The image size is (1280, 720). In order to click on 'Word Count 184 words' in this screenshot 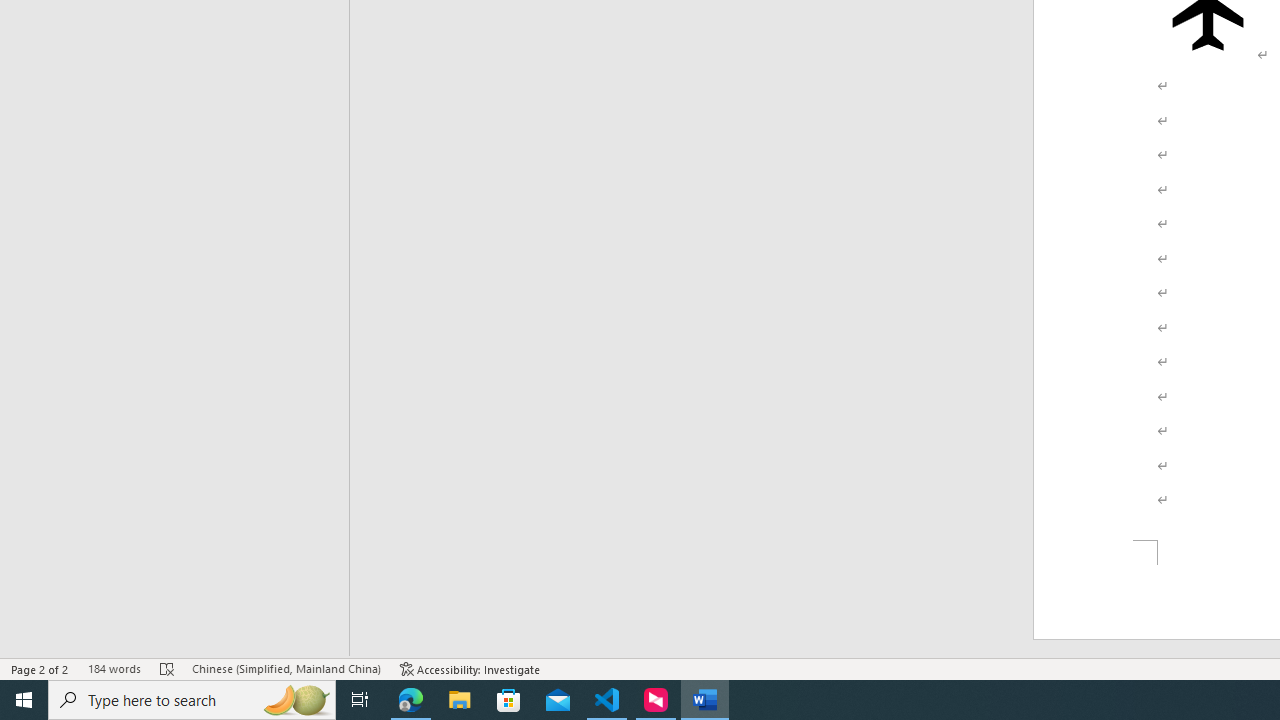, I will do `click(112, 669)`.